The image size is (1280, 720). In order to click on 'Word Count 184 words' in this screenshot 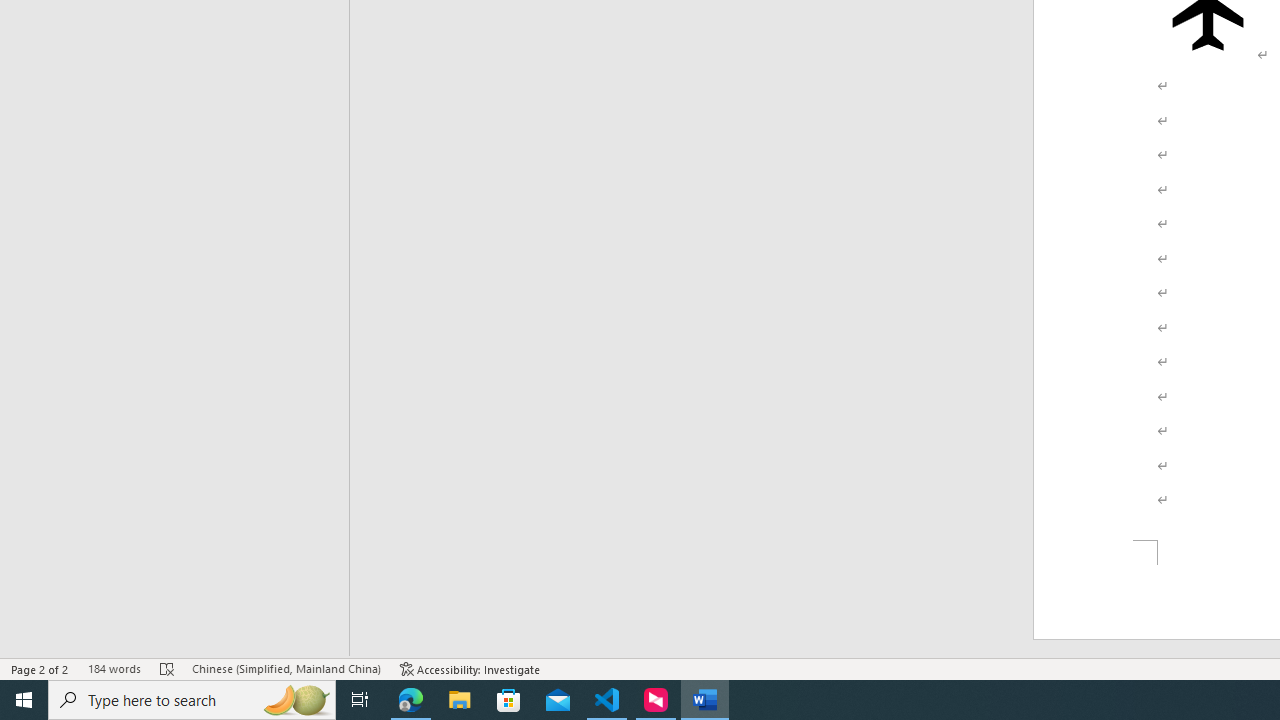, I will do `click(112, 669)`.